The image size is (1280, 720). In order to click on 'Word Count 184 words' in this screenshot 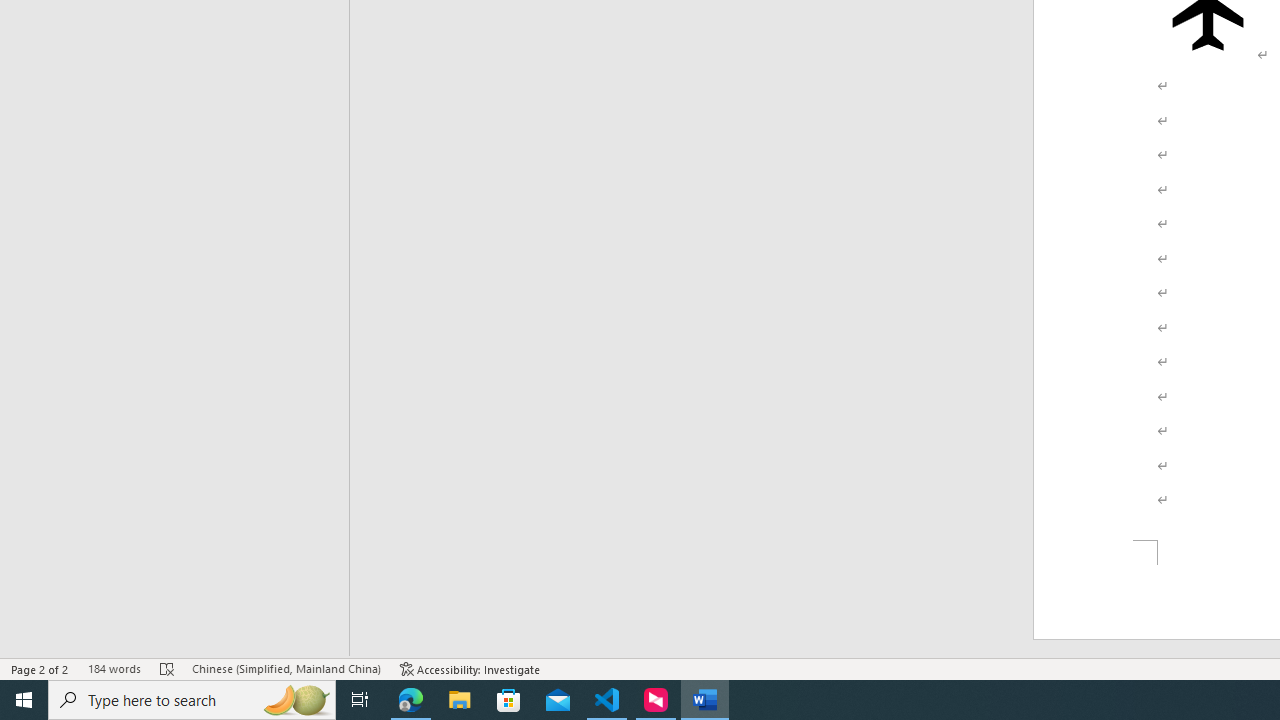, I will do `click(112, 669)`.